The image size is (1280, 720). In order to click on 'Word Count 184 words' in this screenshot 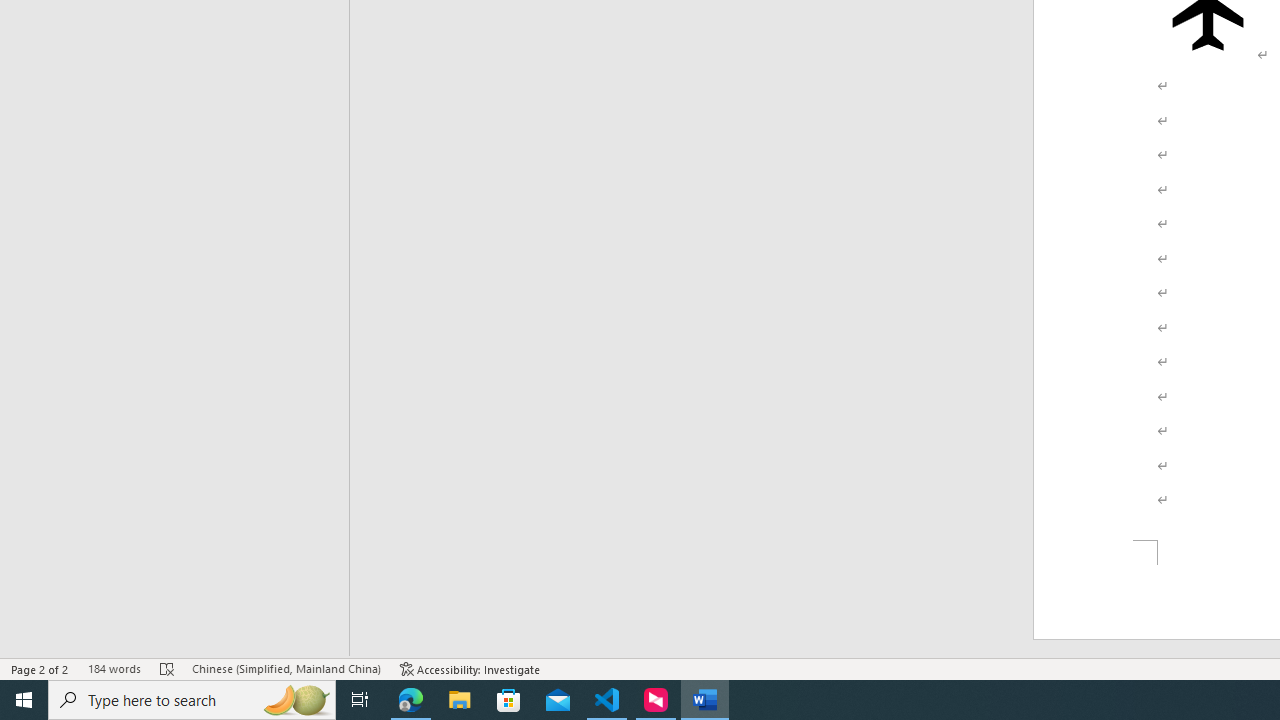, I will do `click(112, 669)`.